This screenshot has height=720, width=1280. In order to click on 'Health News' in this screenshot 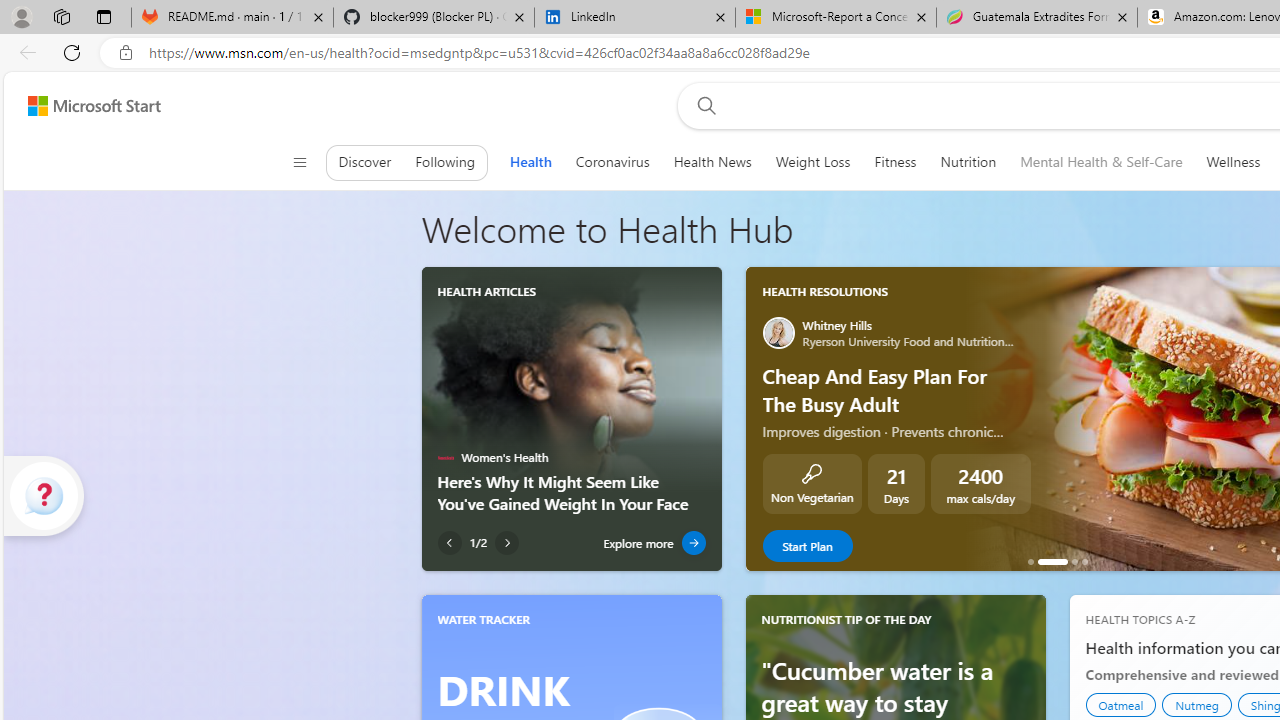, I will do `click(712, 161)`.